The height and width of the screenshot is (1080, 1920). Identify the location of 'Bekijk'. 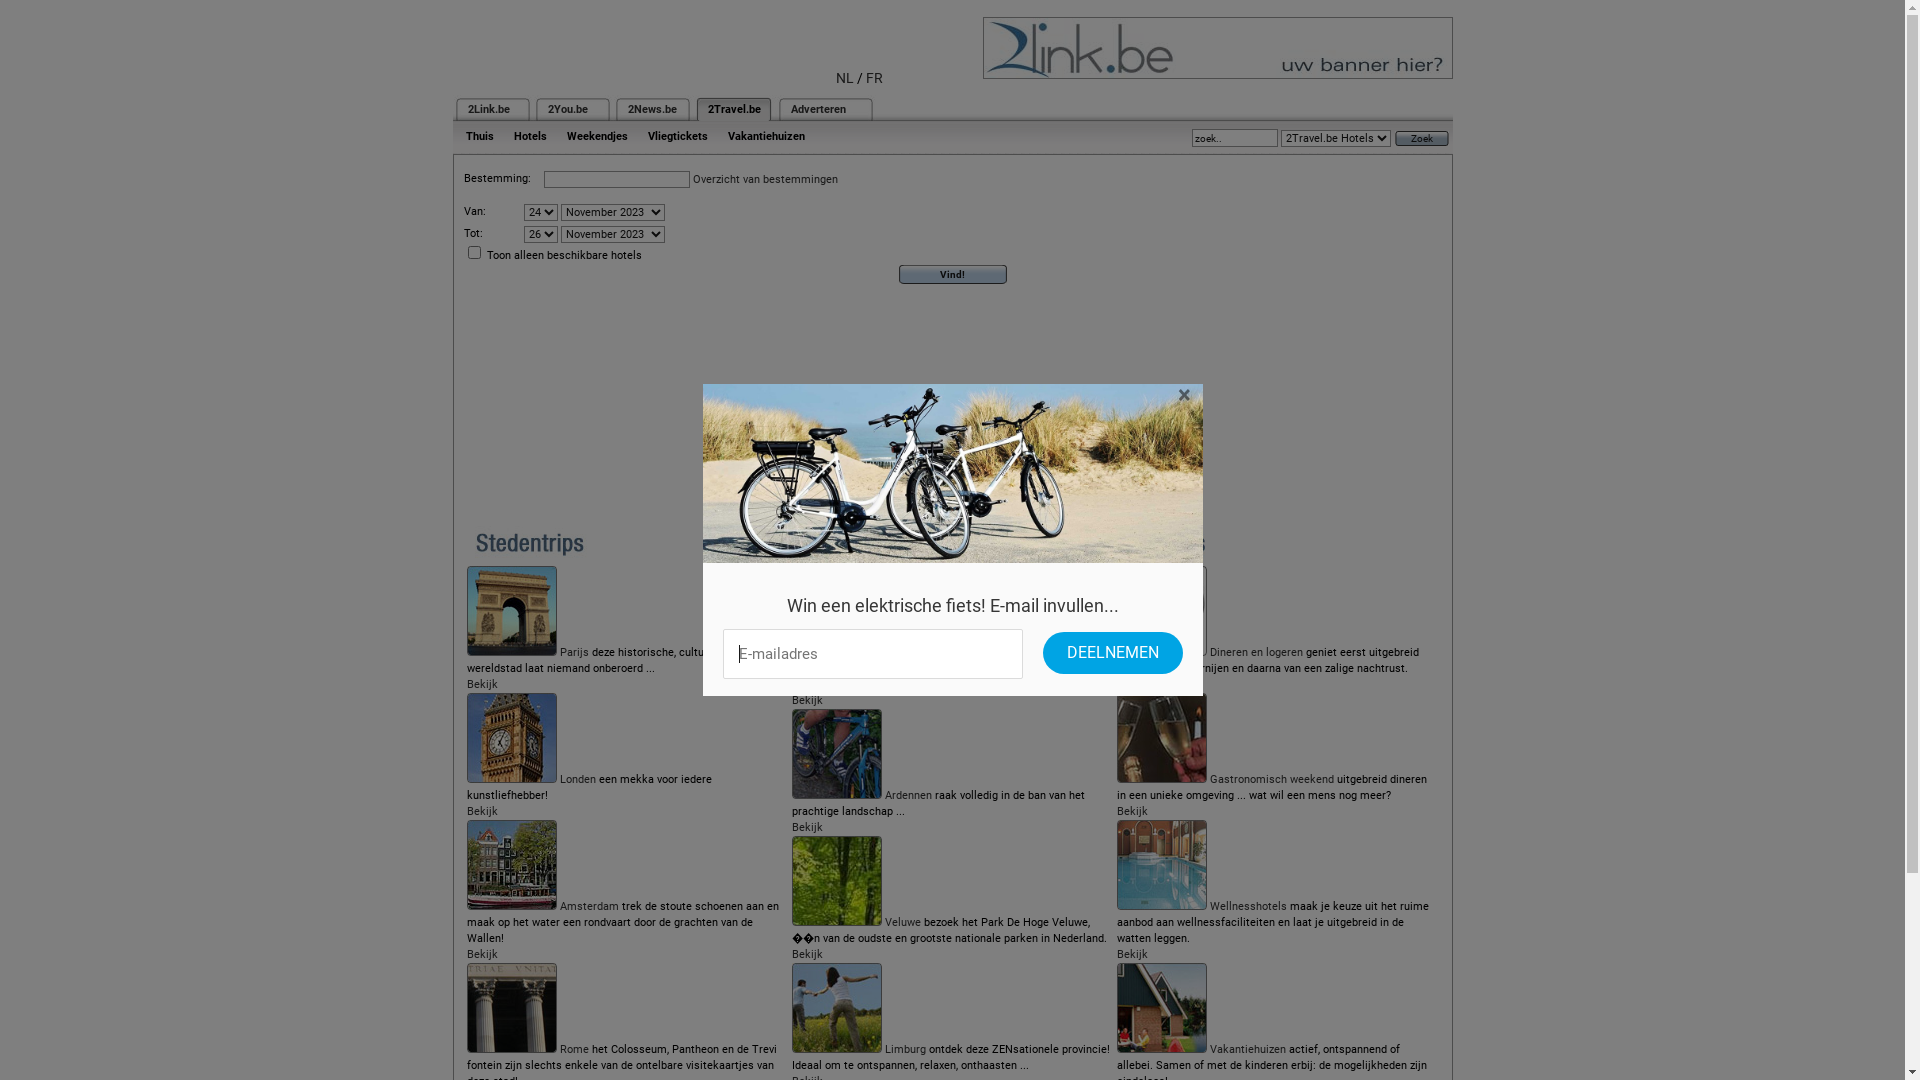
(807, 953).